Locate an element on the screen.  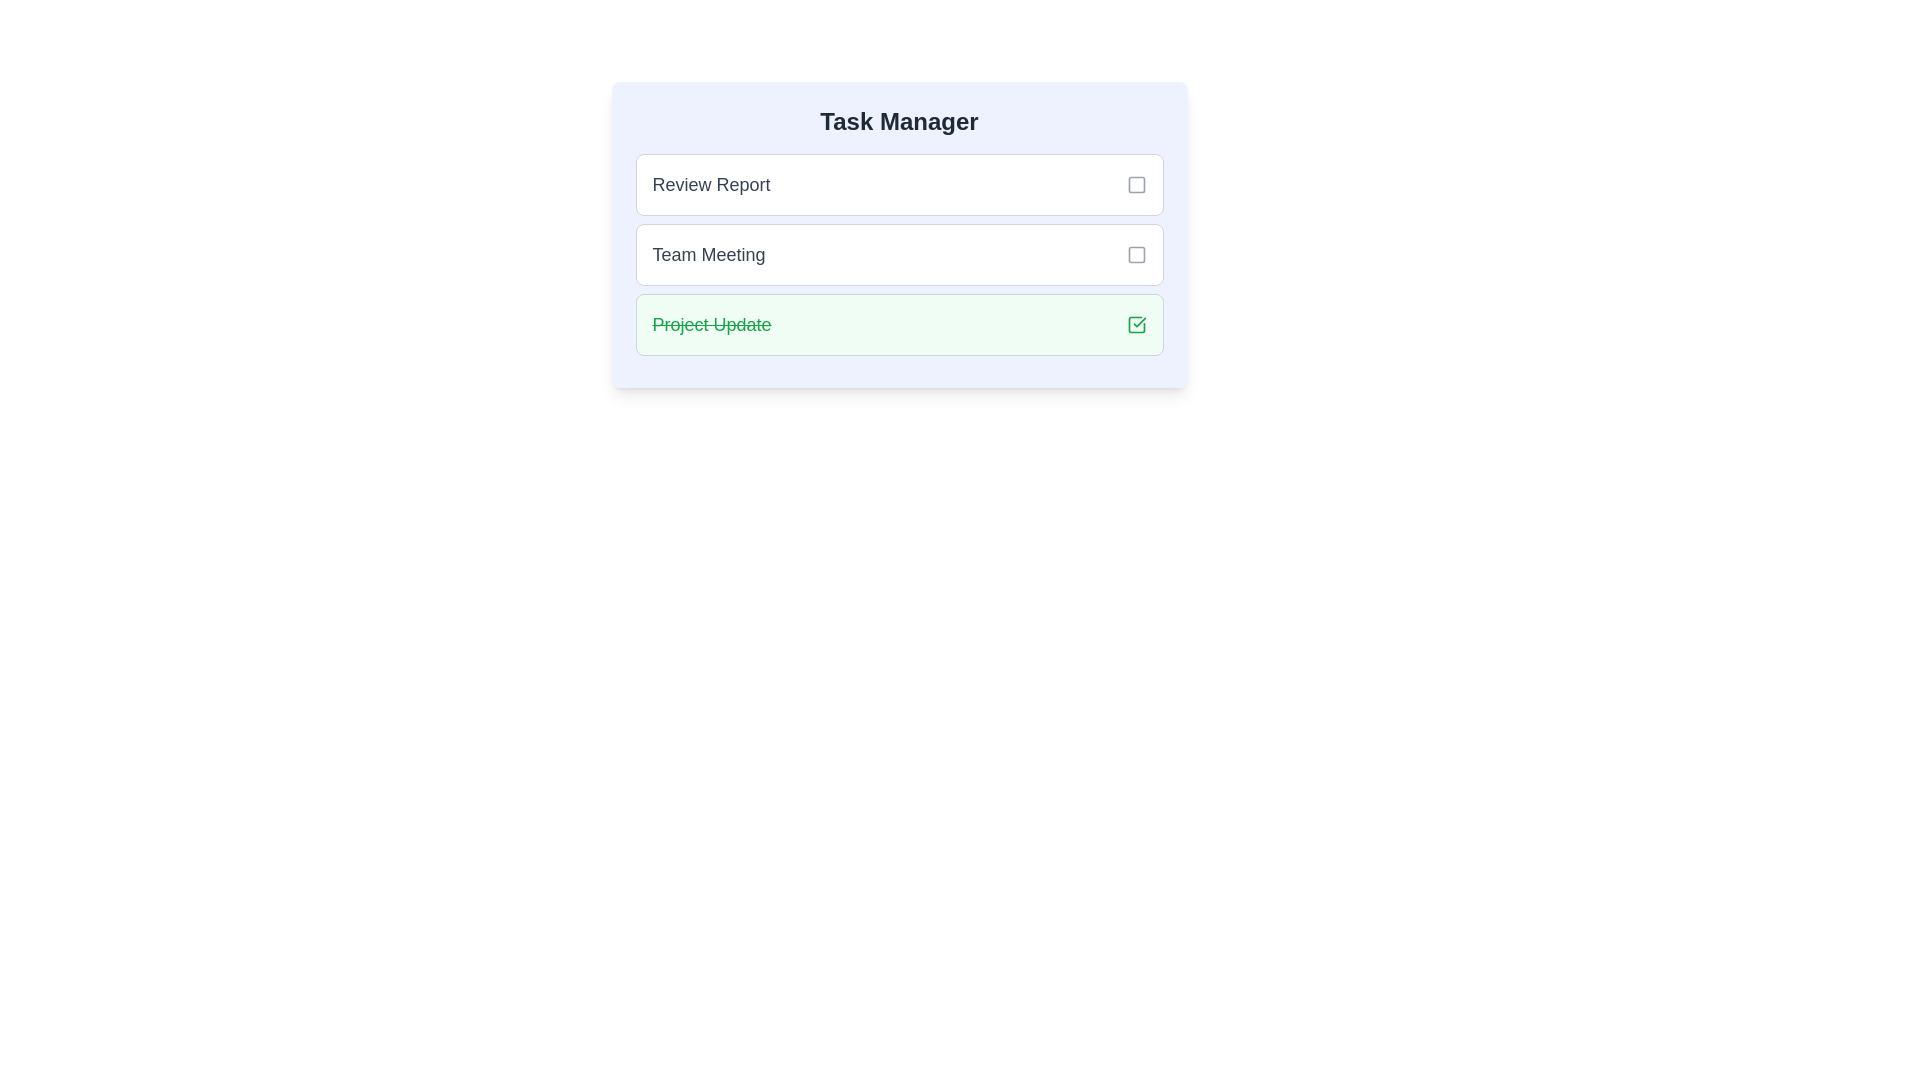
the checkbox or icon associated with the 'Team Meeting' task is located at coordinates (1136, 253).